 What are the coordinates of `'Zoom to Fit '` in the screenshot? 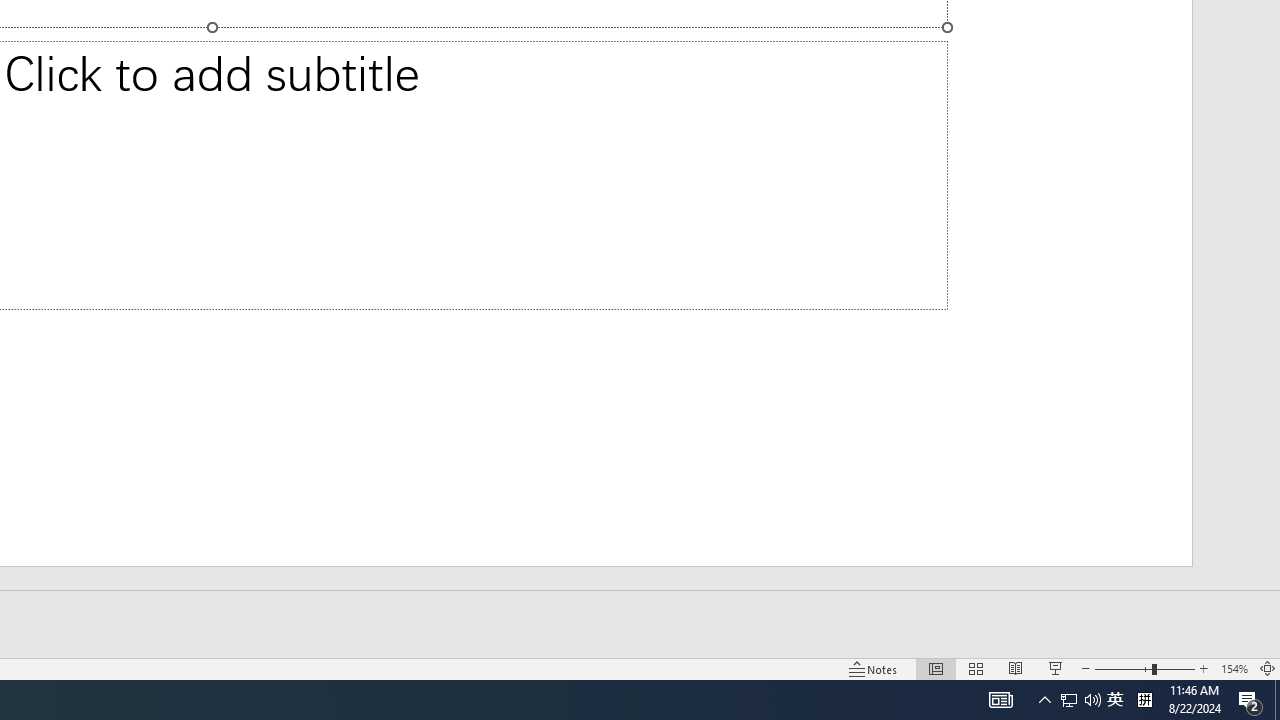 It's located at (1266, 669).